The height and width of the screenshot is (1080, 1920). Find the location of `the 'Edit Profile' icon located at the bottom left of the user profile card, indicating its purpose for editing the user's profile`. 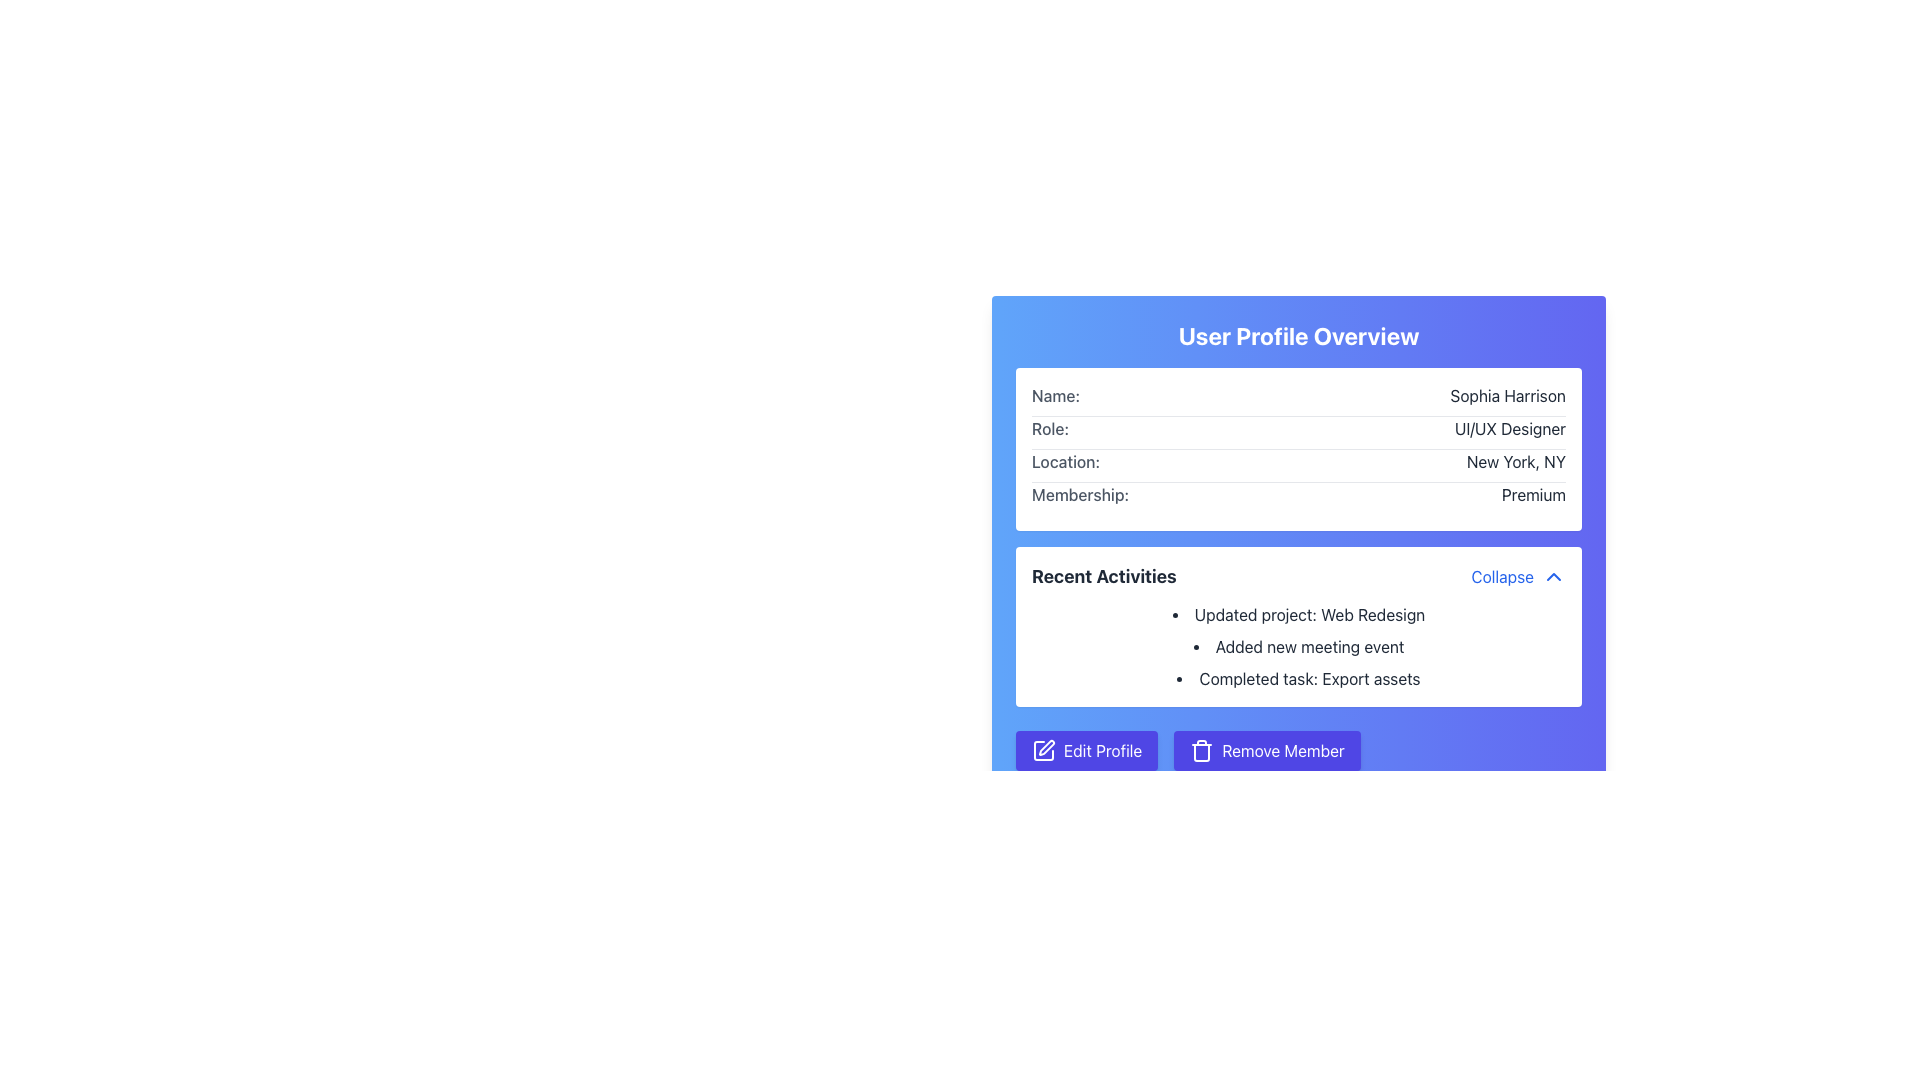

the 'Edit Profile' icon located at the bottom left of the user profile card, indicating its purpose for editing the user's profile is located at coordinates (1045, 748).